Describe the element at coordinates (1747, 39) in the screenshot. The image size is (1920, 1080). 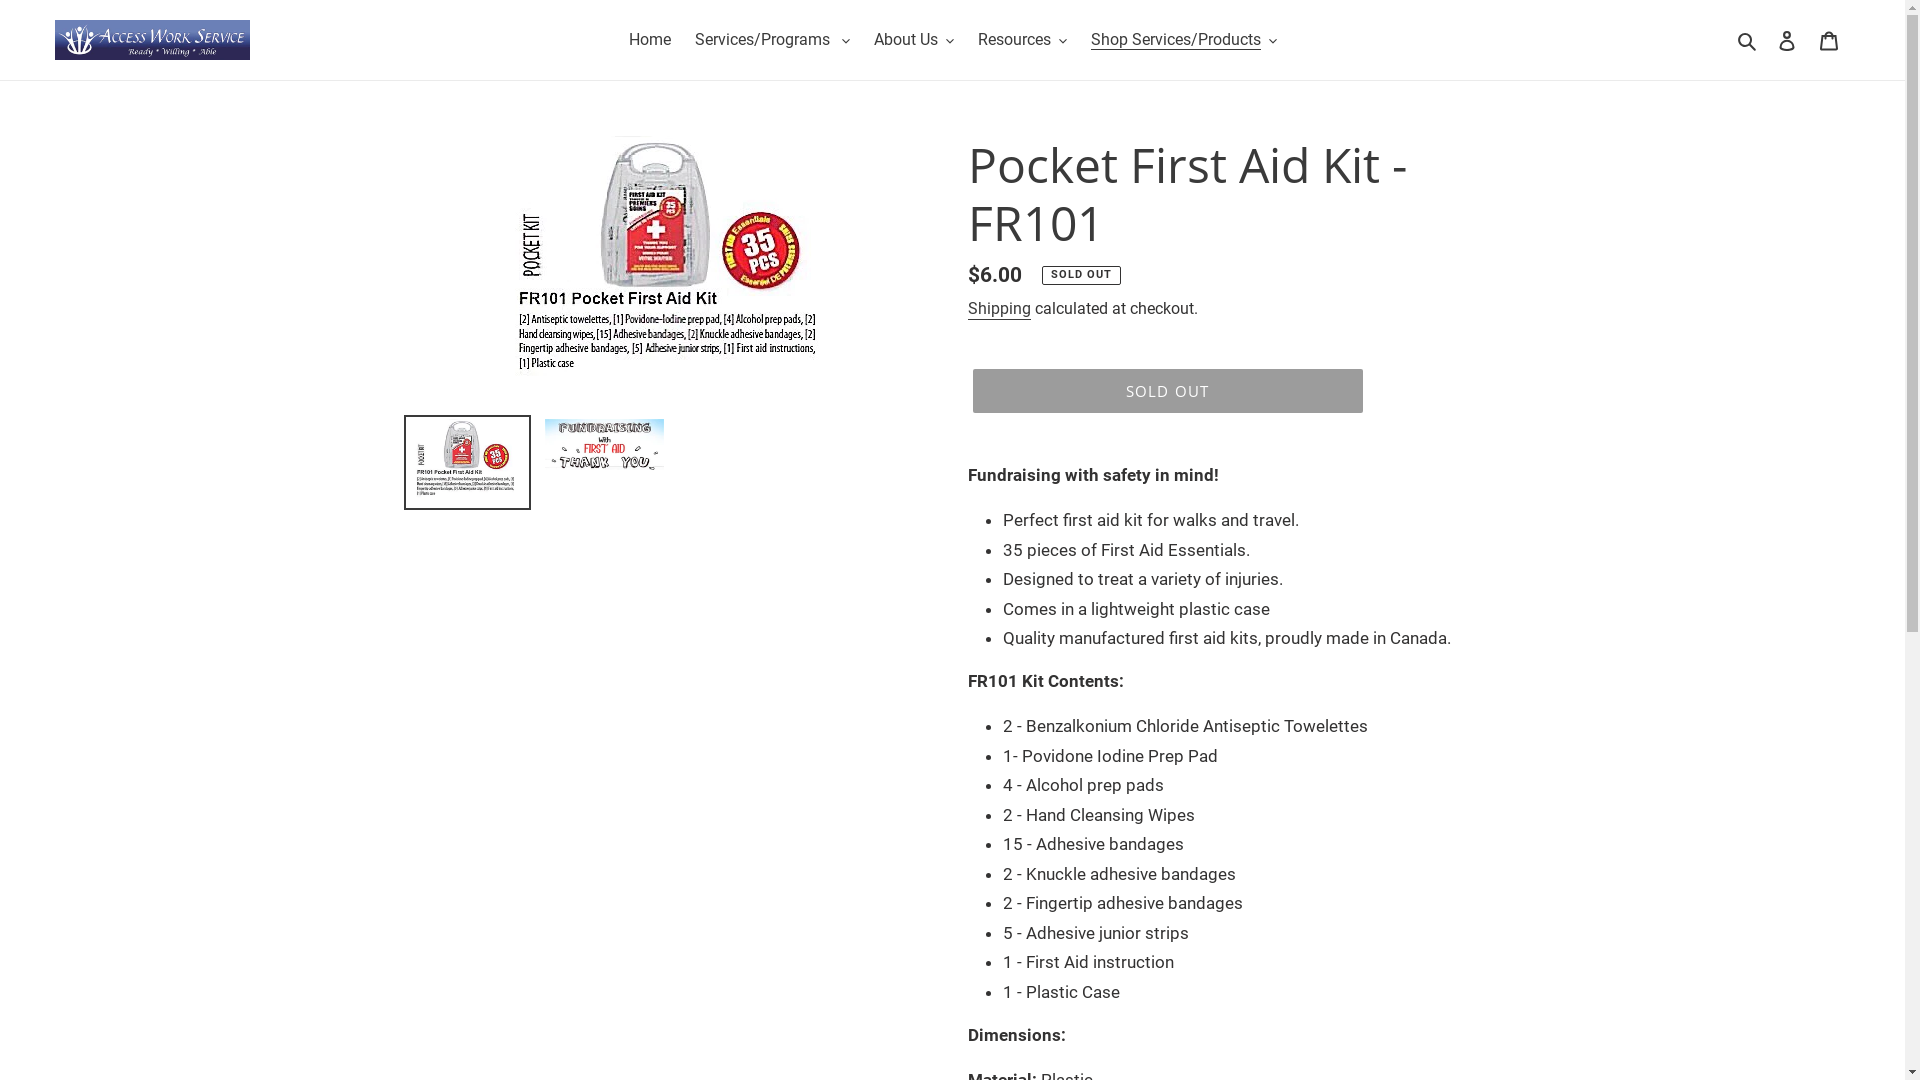
I see `'Search'` at that location.